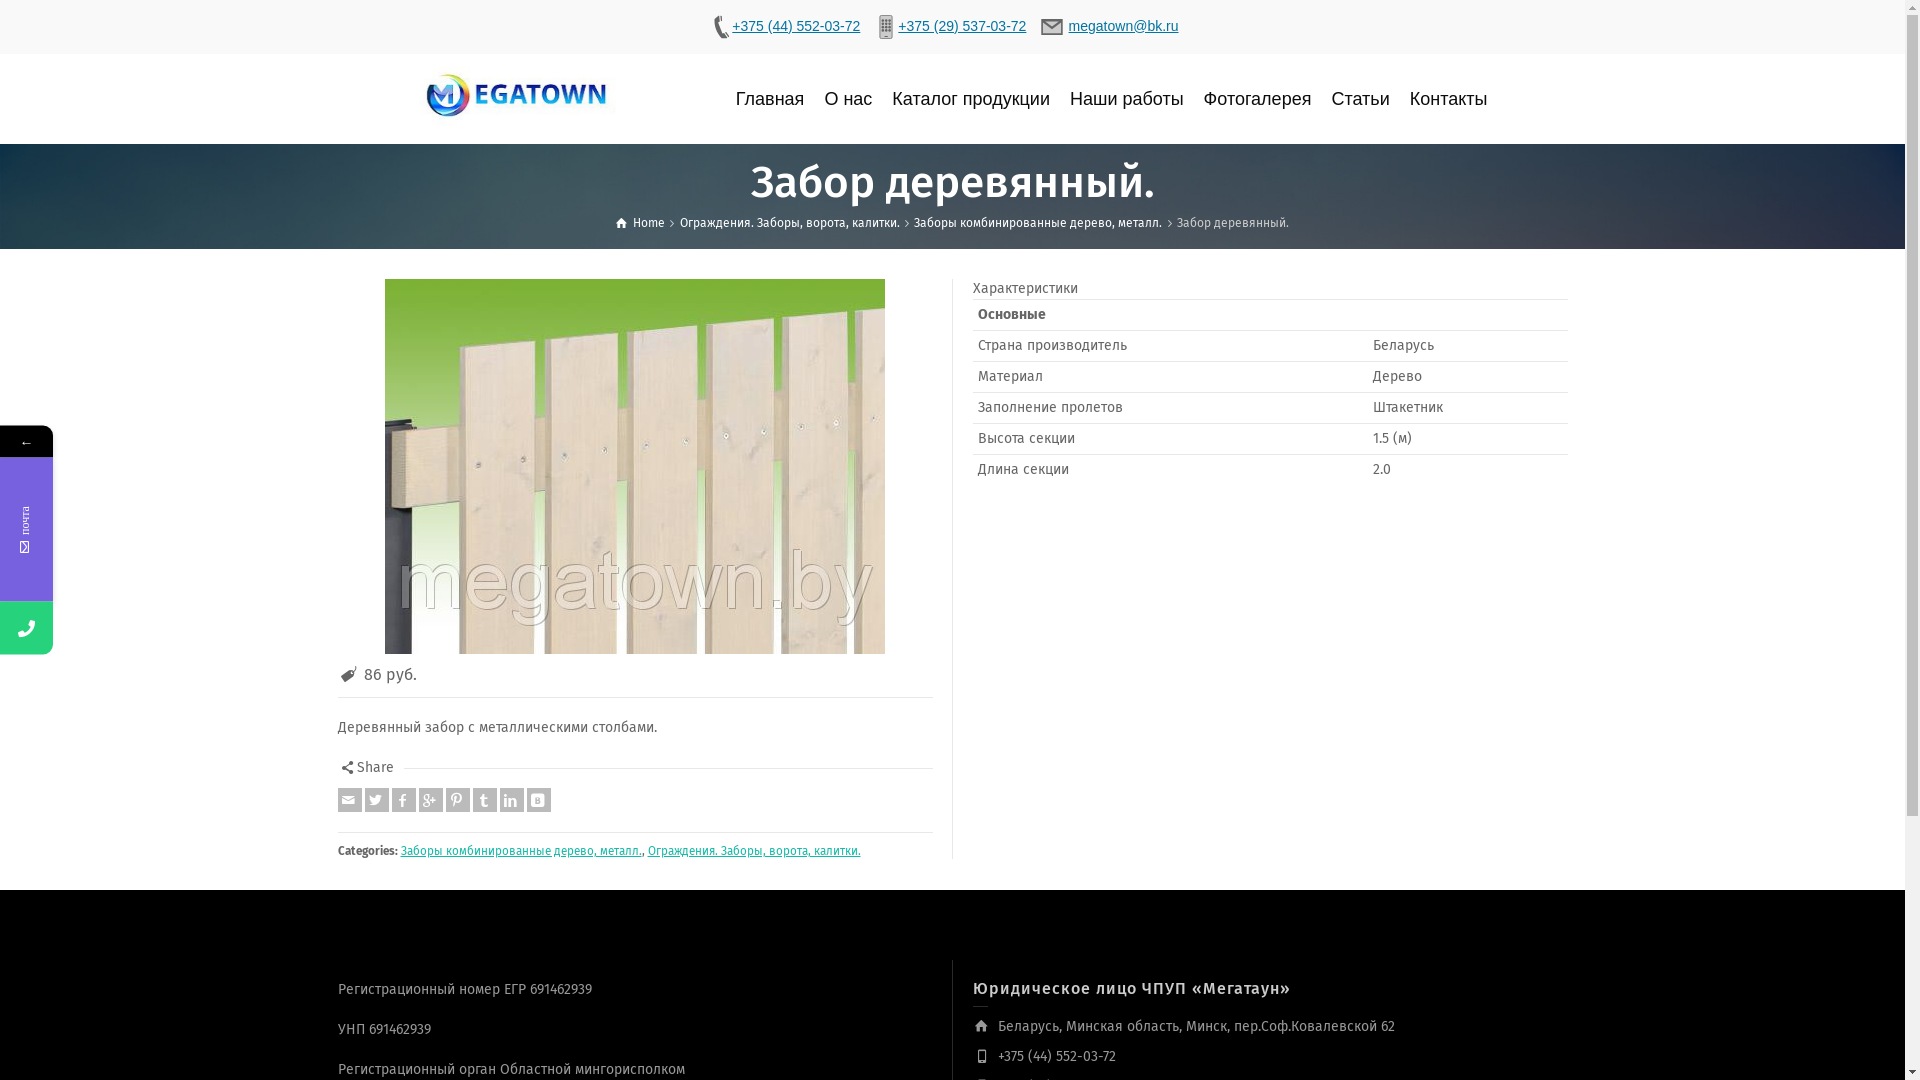 This screenshot has width=1920, height=1080. I want to click on 'Home', so click(640, 223).